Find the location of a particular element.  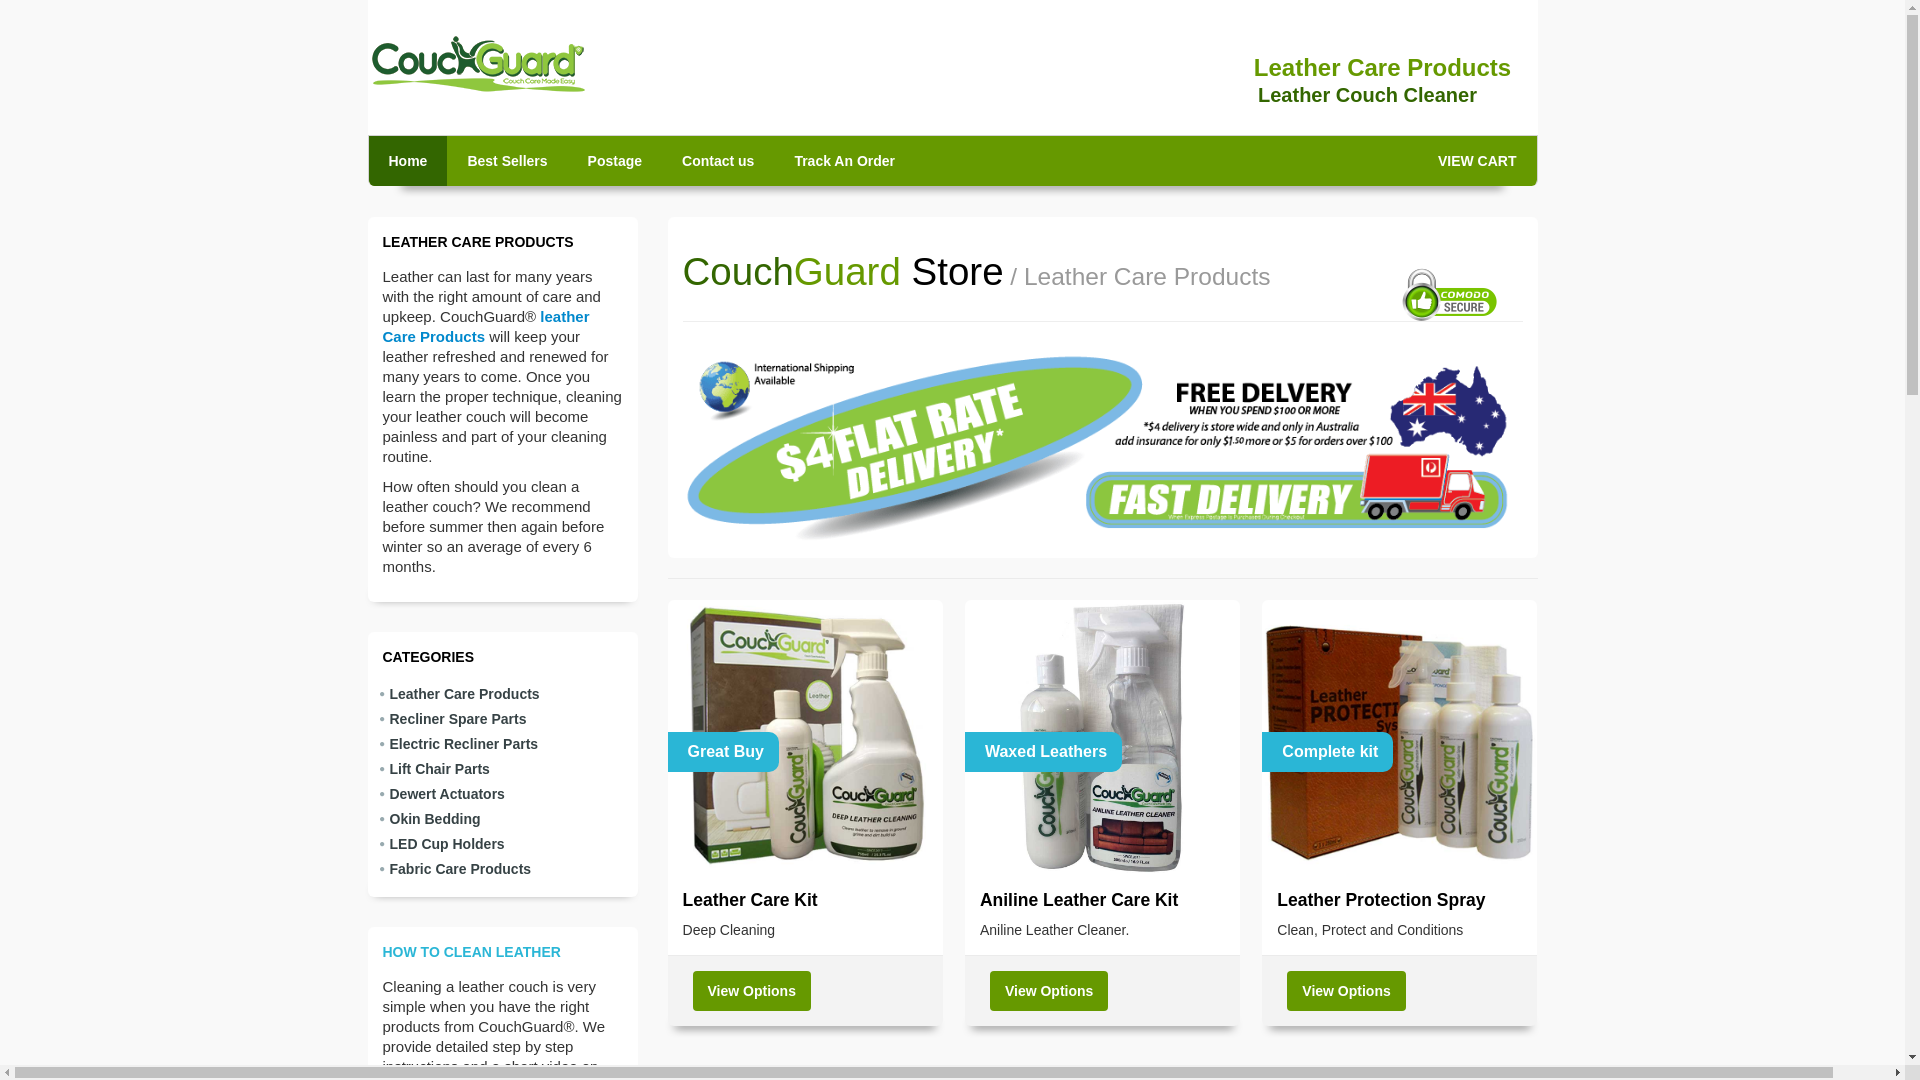

'HOW TO CLEAN LEATHER' is located at coordinates (469, 951).